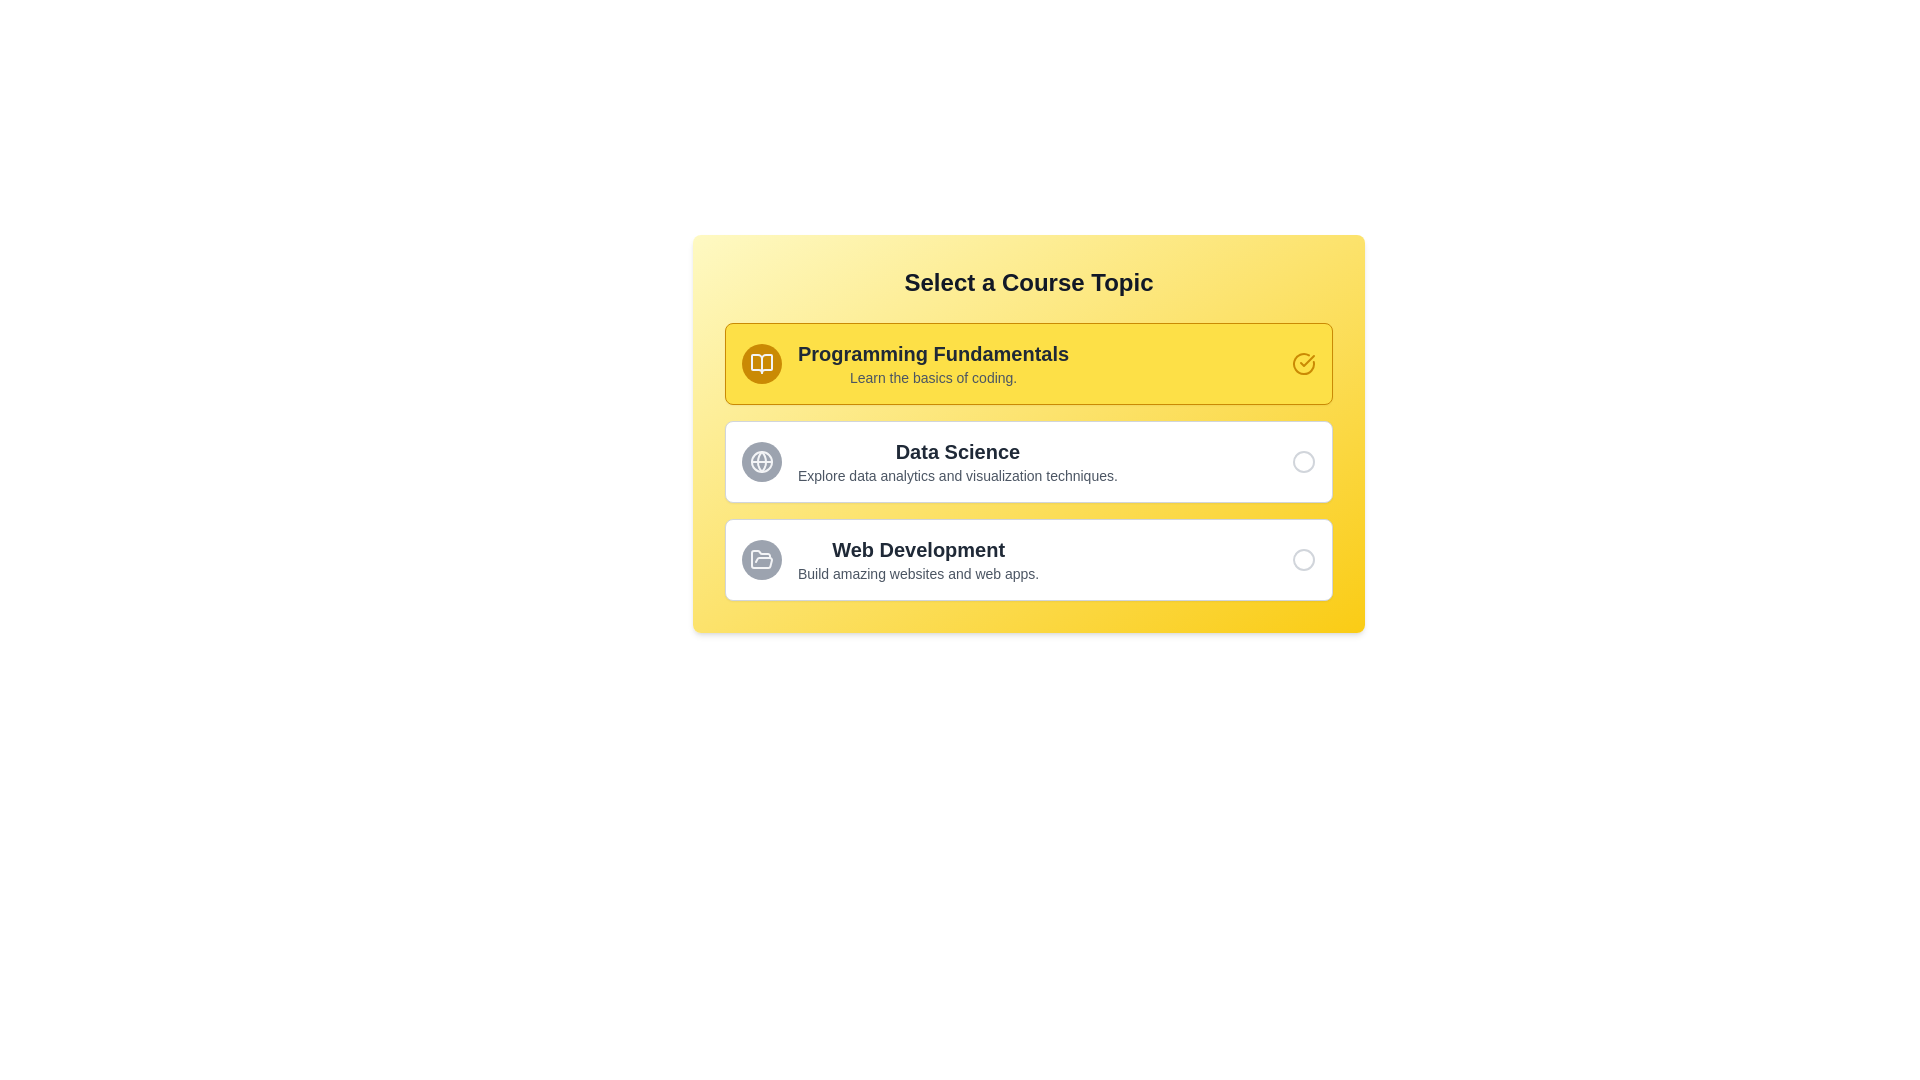 Image resolution: width=1920 pixels, height=1080 pixels. What do you see at coordinates (956, 475) in the screenshot?
I see `the text element that reads 'Explore data analytics and visualization techniques.' located beneath the 'Data Science' label` at bounding box center [956, 475].